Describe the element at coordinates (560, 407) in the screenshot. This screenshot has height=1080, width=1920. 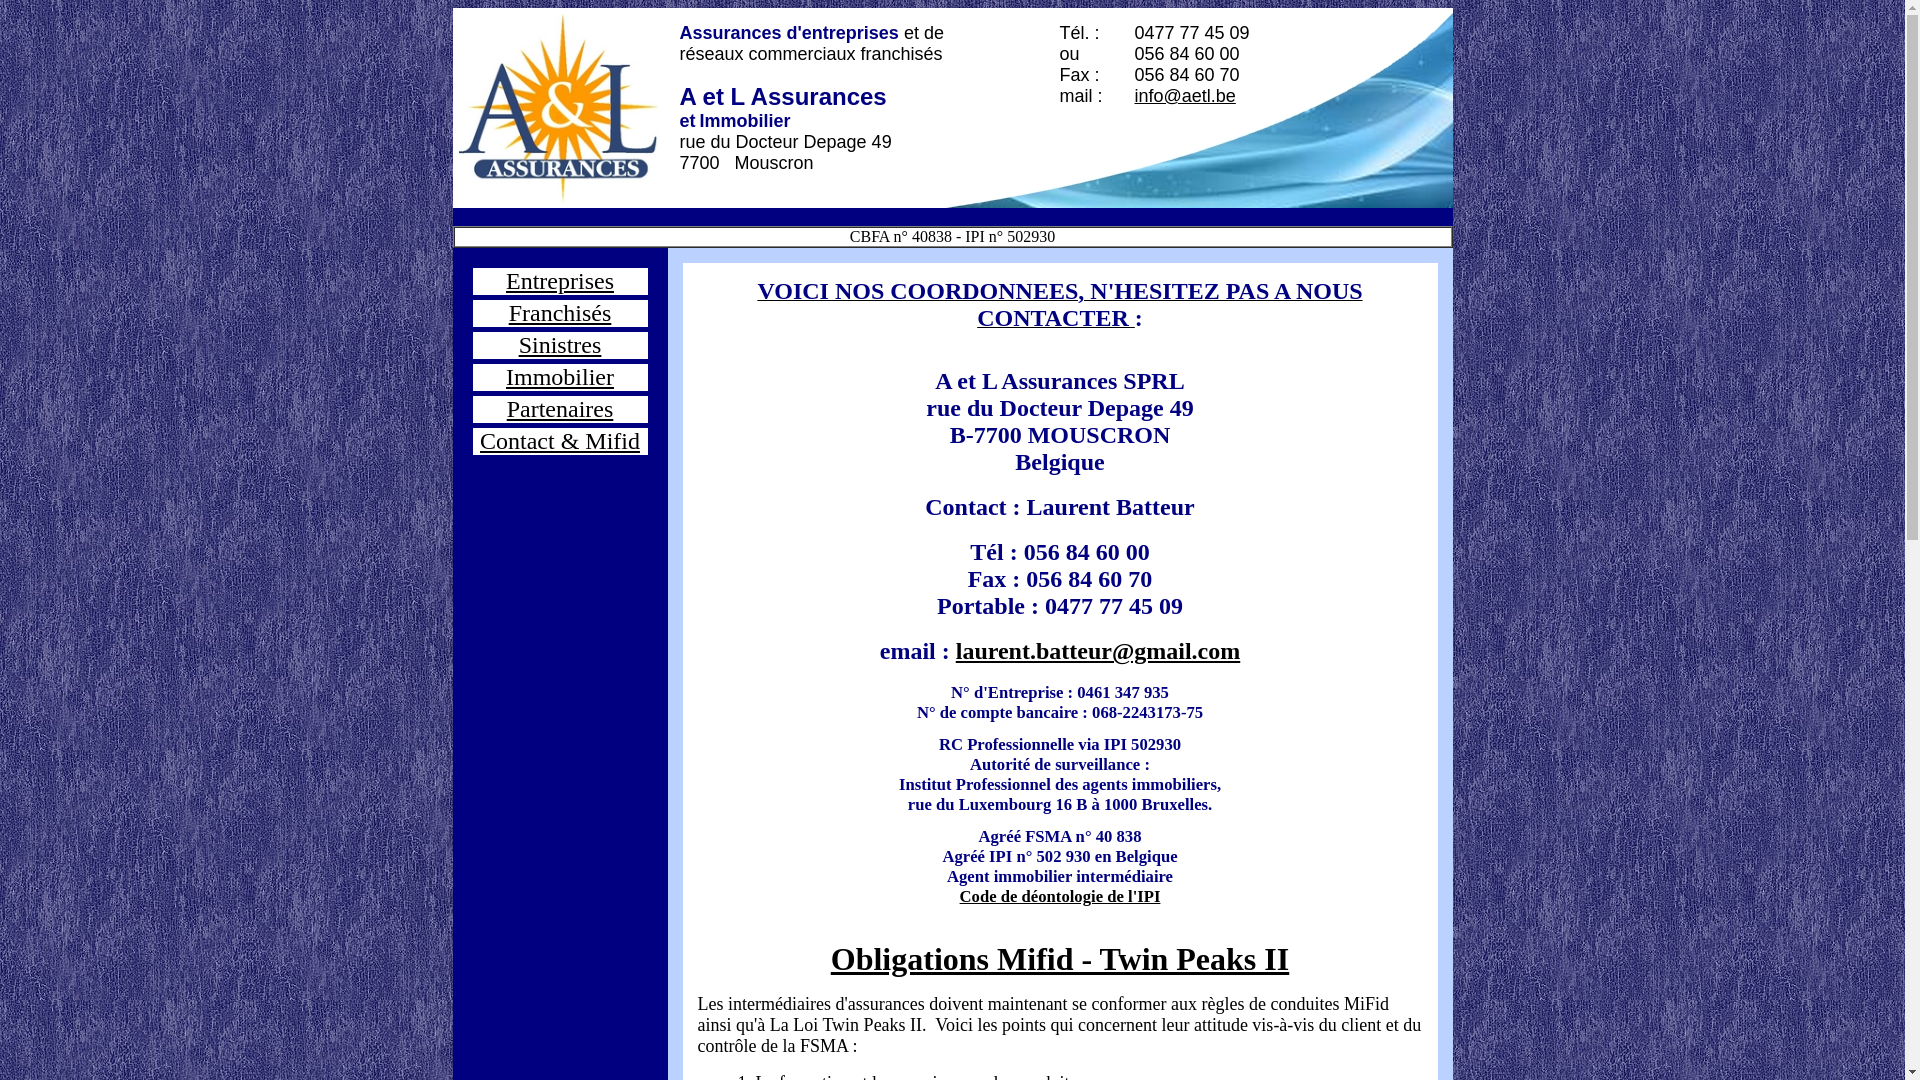
I see `'Partenaires'` at that location.